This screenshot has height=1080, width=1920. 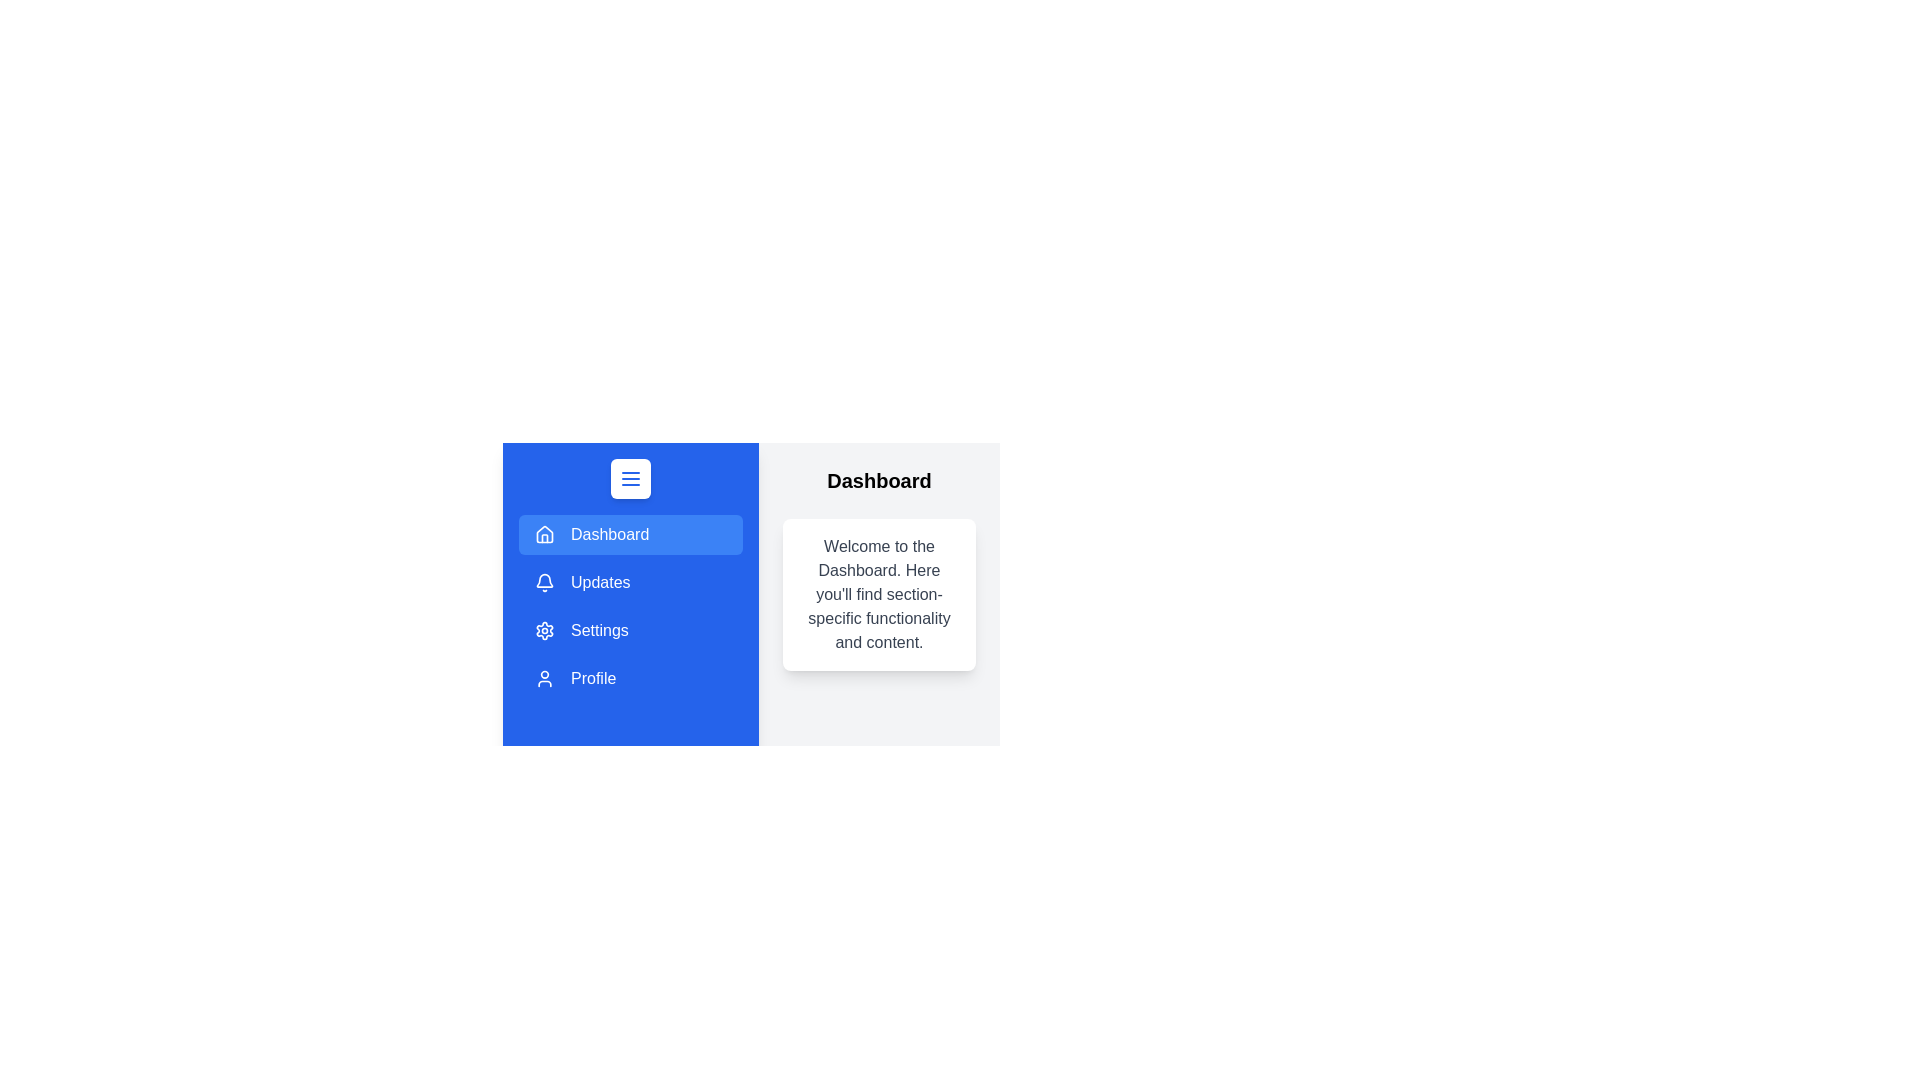 I want to click on toggle button to open or close the drawer, so click(x=629, y=478).